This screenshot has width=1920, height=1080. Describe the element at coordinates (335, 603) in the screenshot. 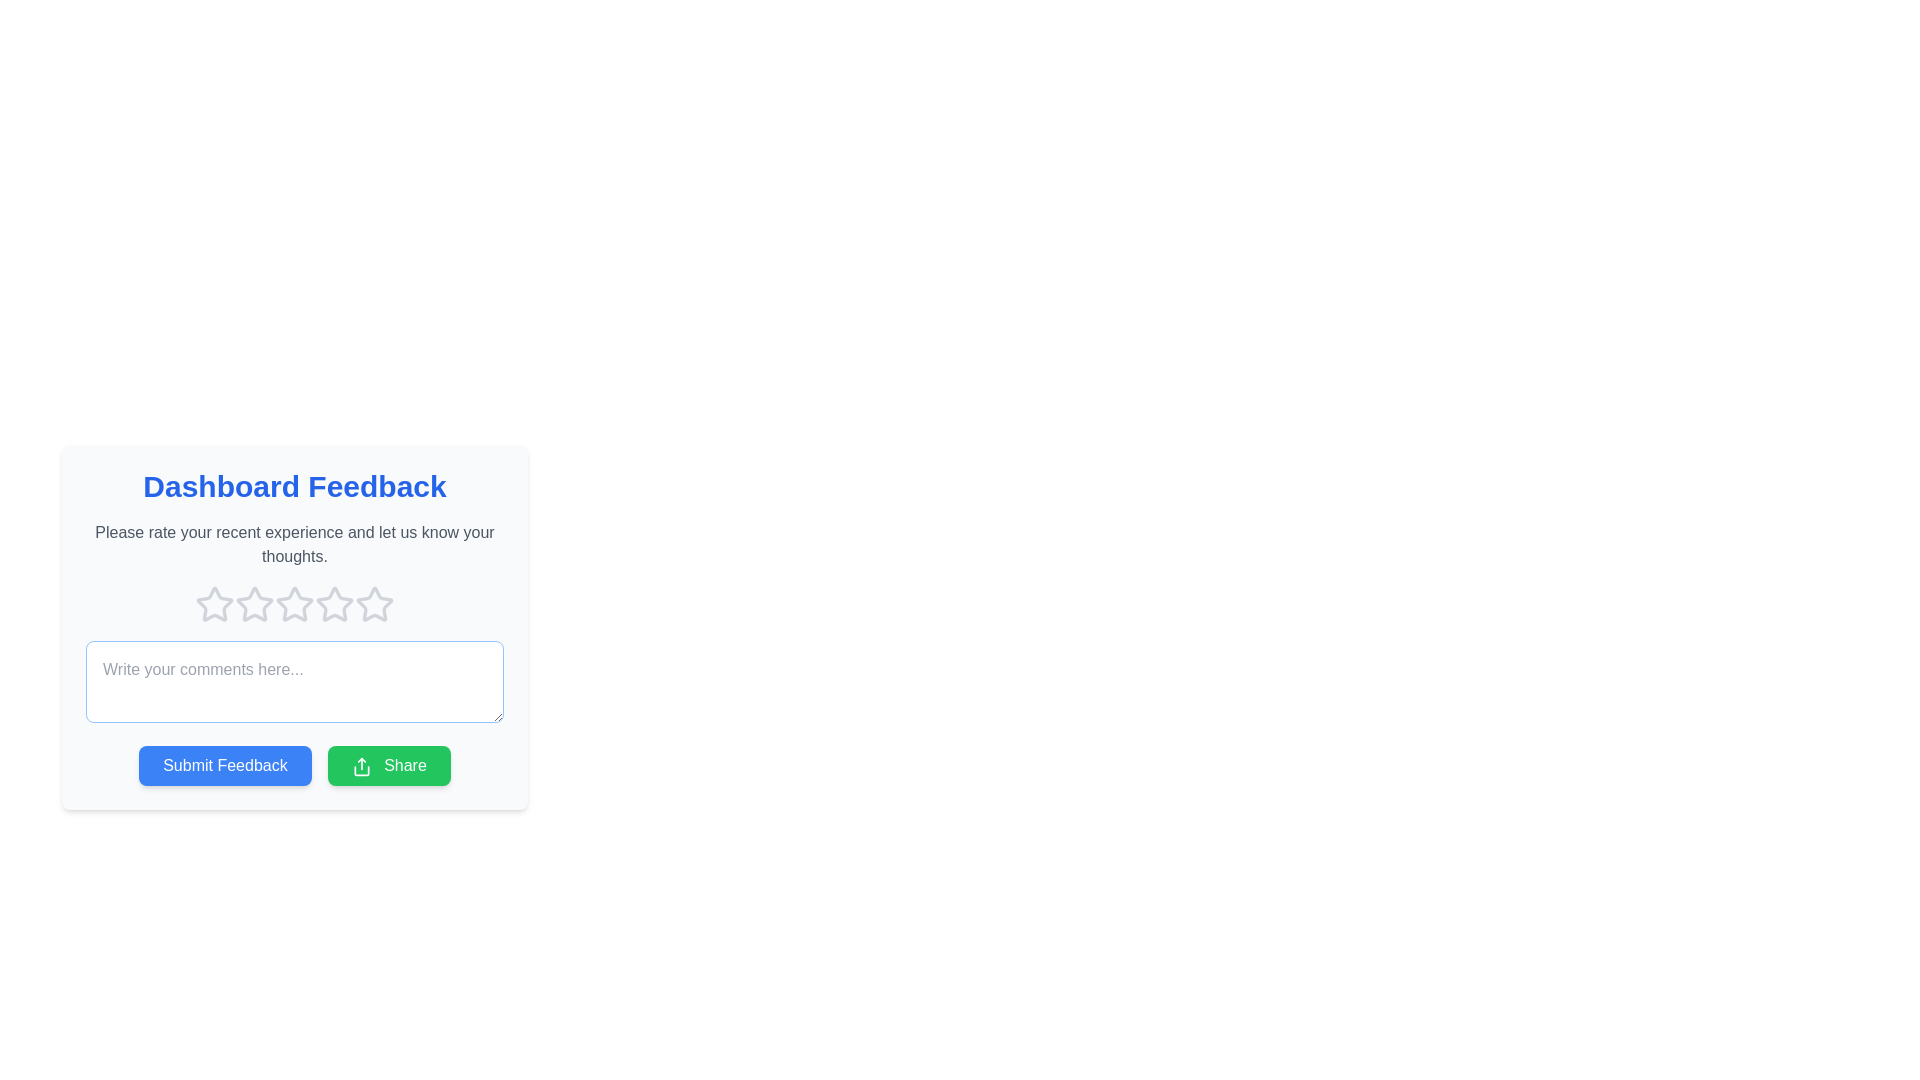

I see `the third star icon from the left in the horizontal row of five stars in the 'Dashboard Feedback' section` at that location.